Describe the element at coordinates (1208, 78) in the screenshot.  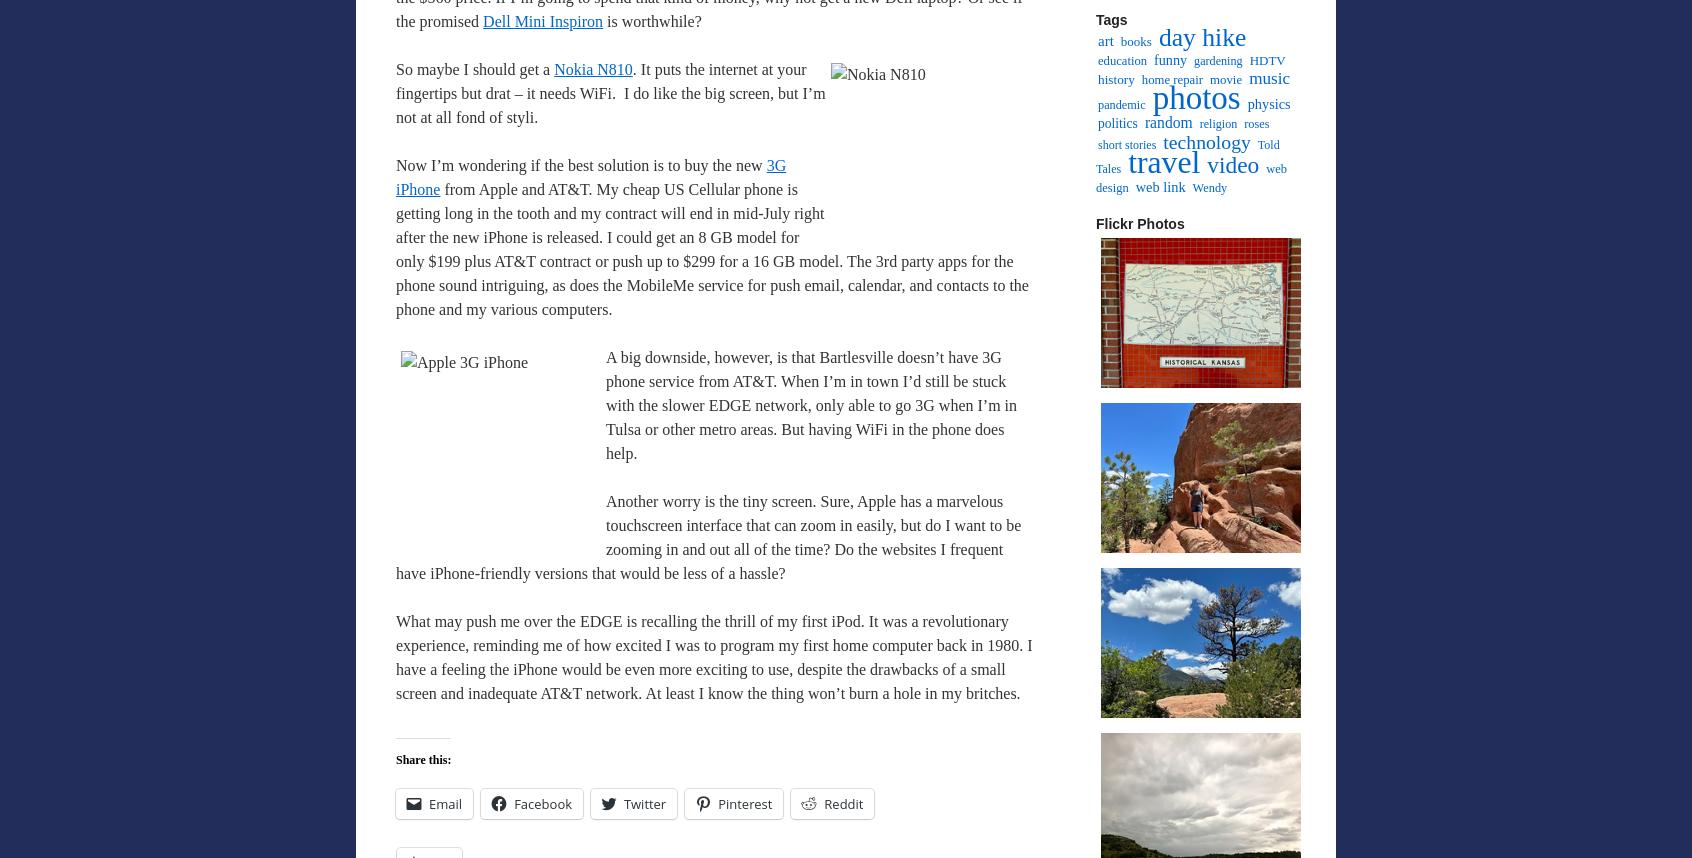
I see `'movie'` at that location.